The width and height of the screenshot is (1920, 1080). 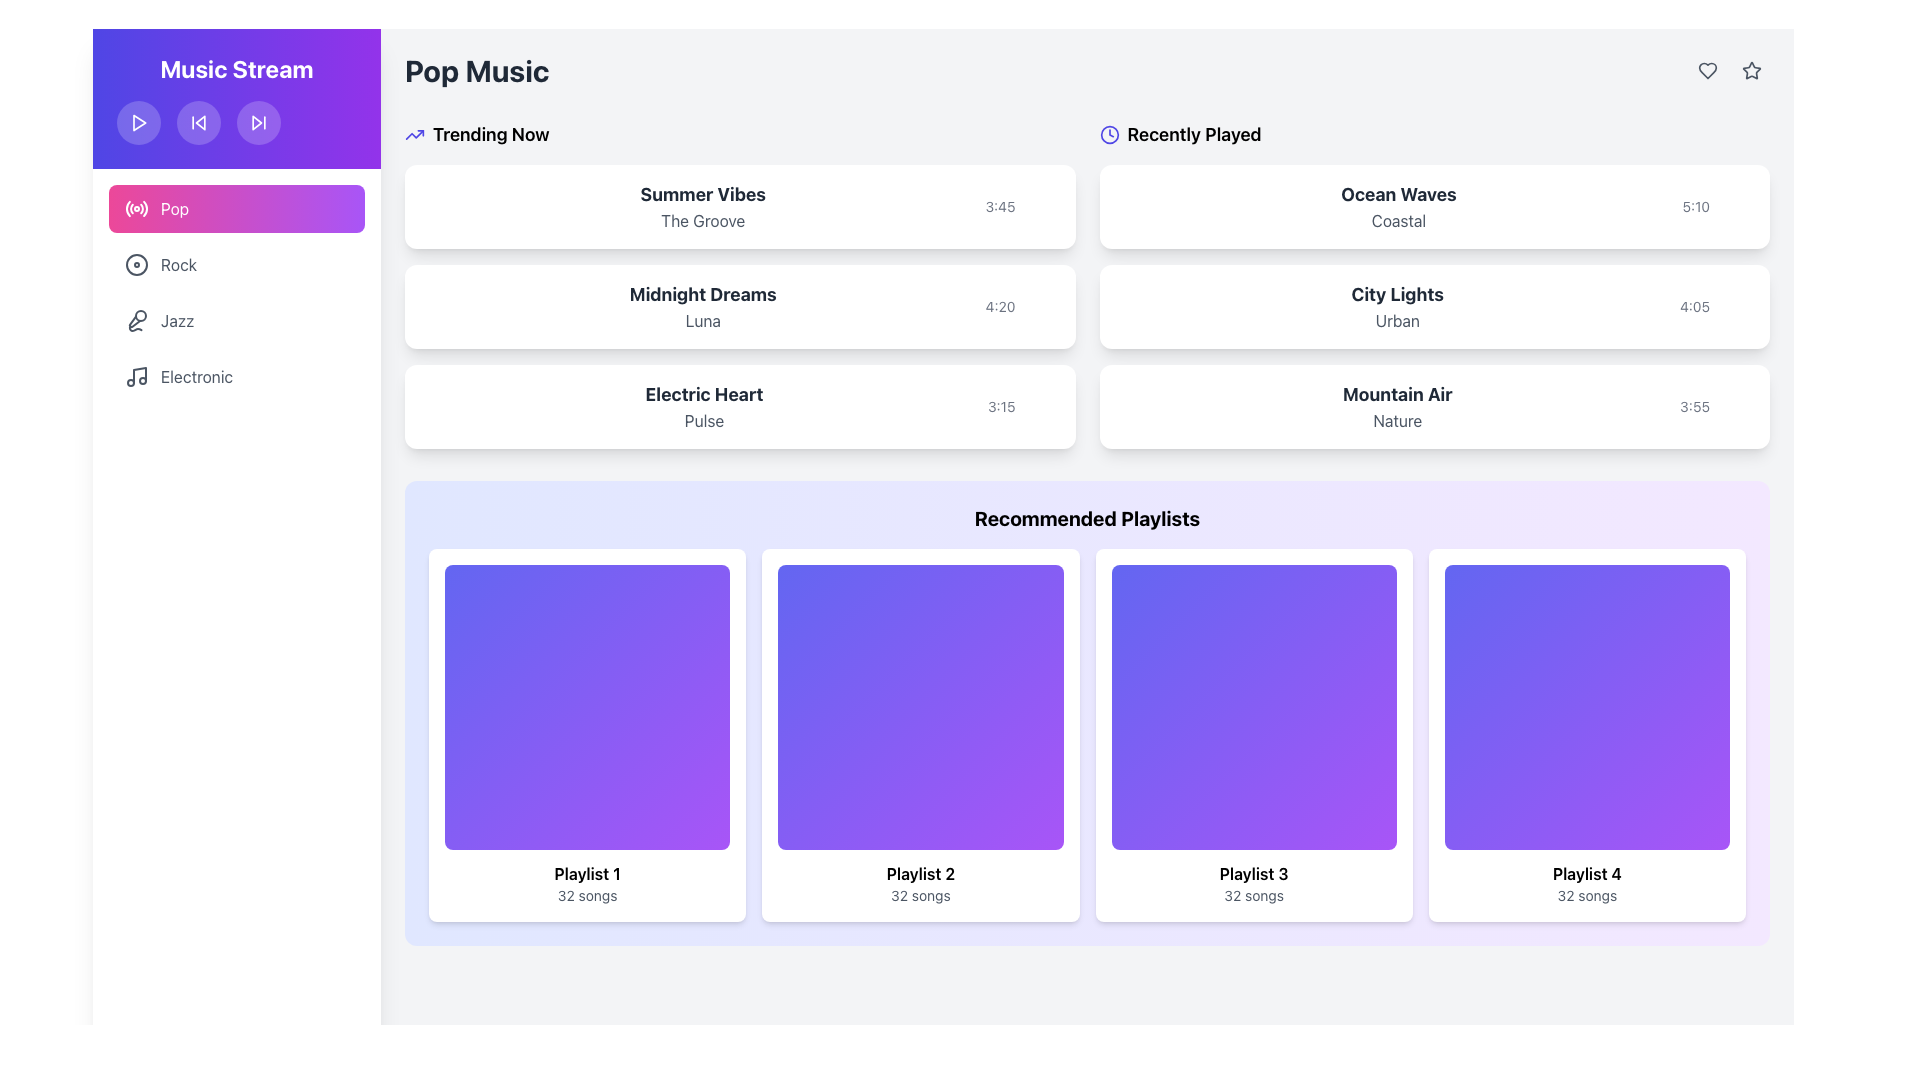 What do you see at coordinates (1396, 394) in the screenshot?
I see `the text label displaying the title of a recently played track or album located in the 'Recently Played' section of the interface` at bounding box center [1396, 394].